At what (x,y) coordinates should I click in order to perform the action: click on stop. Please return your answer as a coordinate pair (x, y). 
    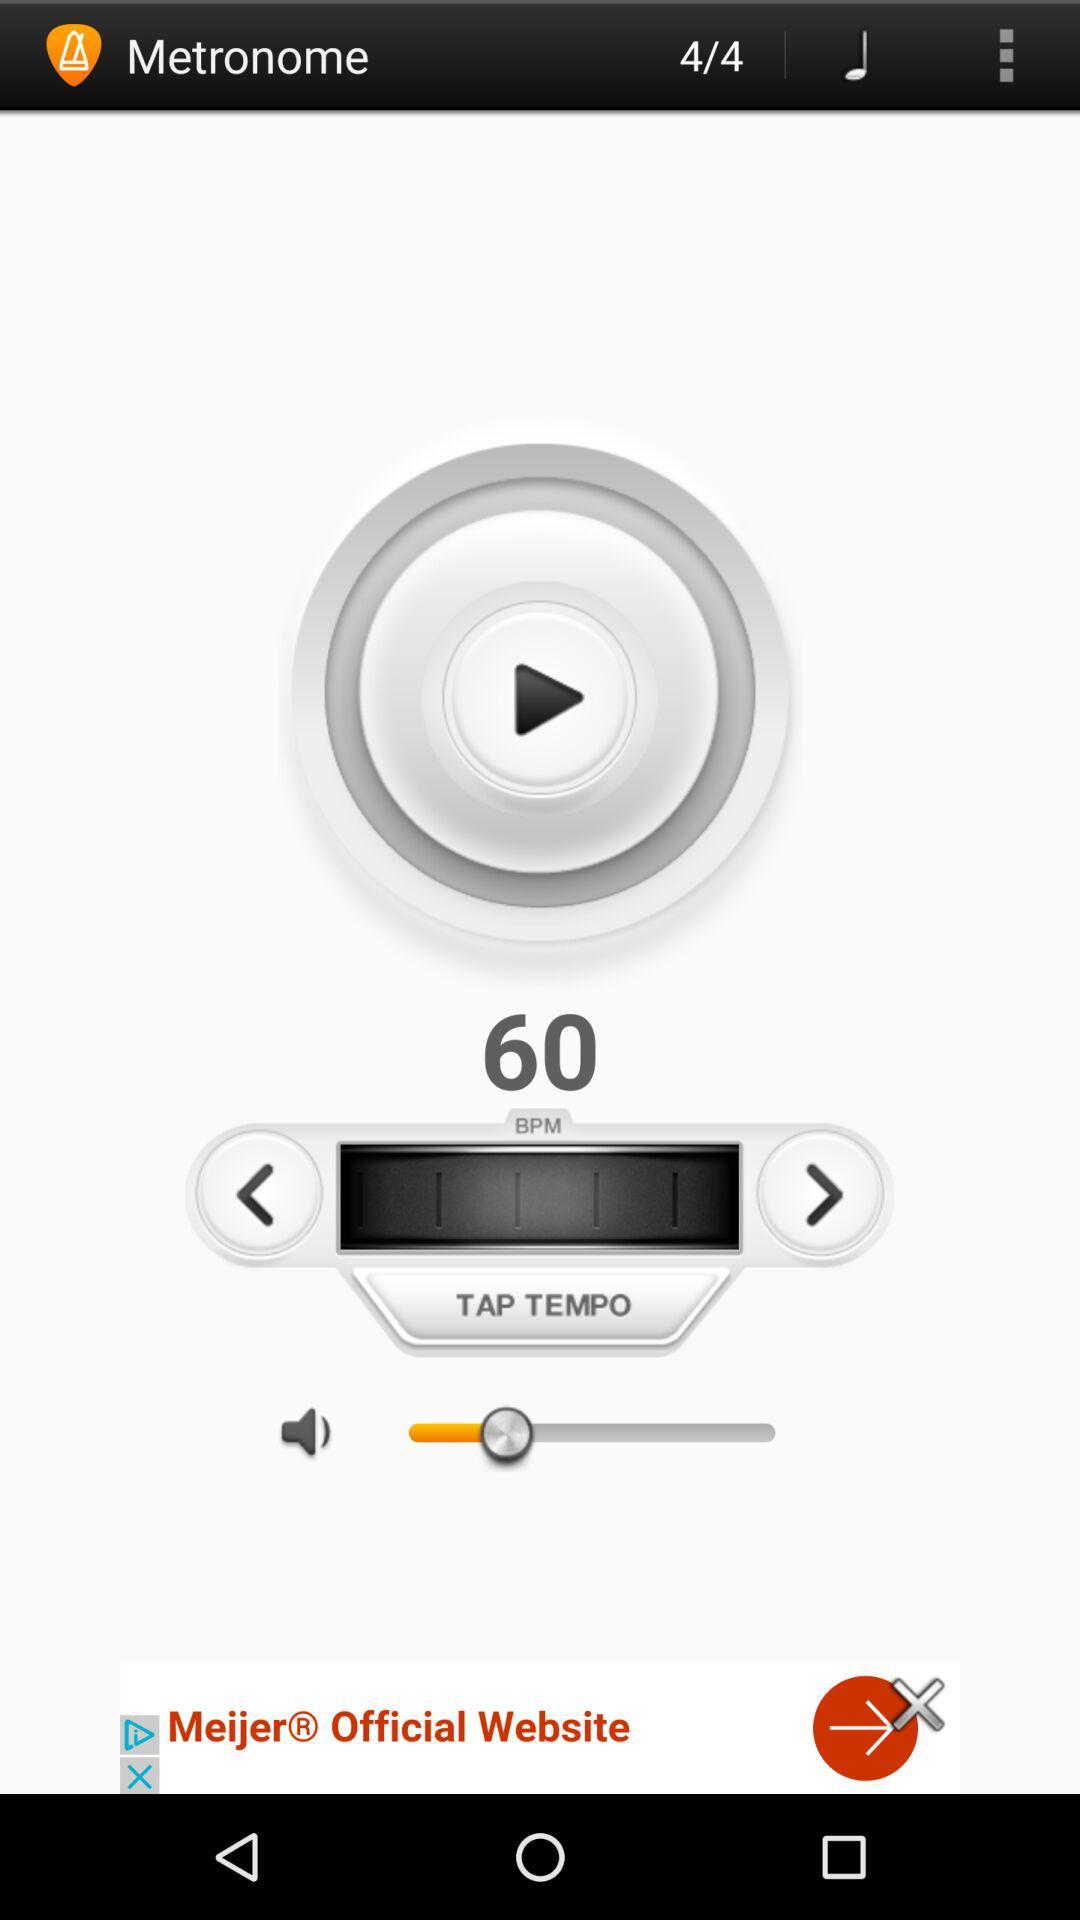
    Looking at the image, I should click on (538, 700).